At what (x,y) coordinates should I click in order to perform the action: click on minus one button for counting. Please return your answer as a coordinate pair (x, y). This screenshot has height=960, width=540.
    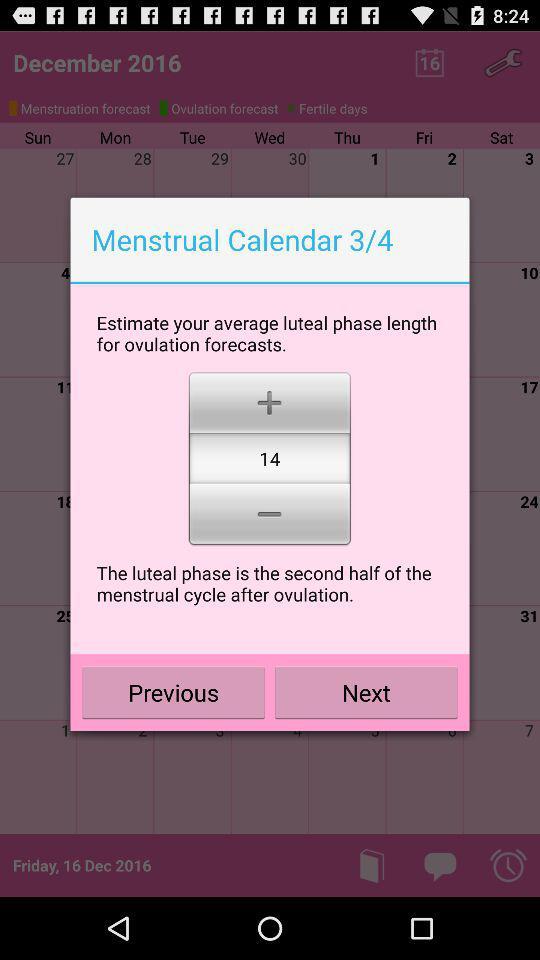
    Looking at the image, I should click on (269, 515).